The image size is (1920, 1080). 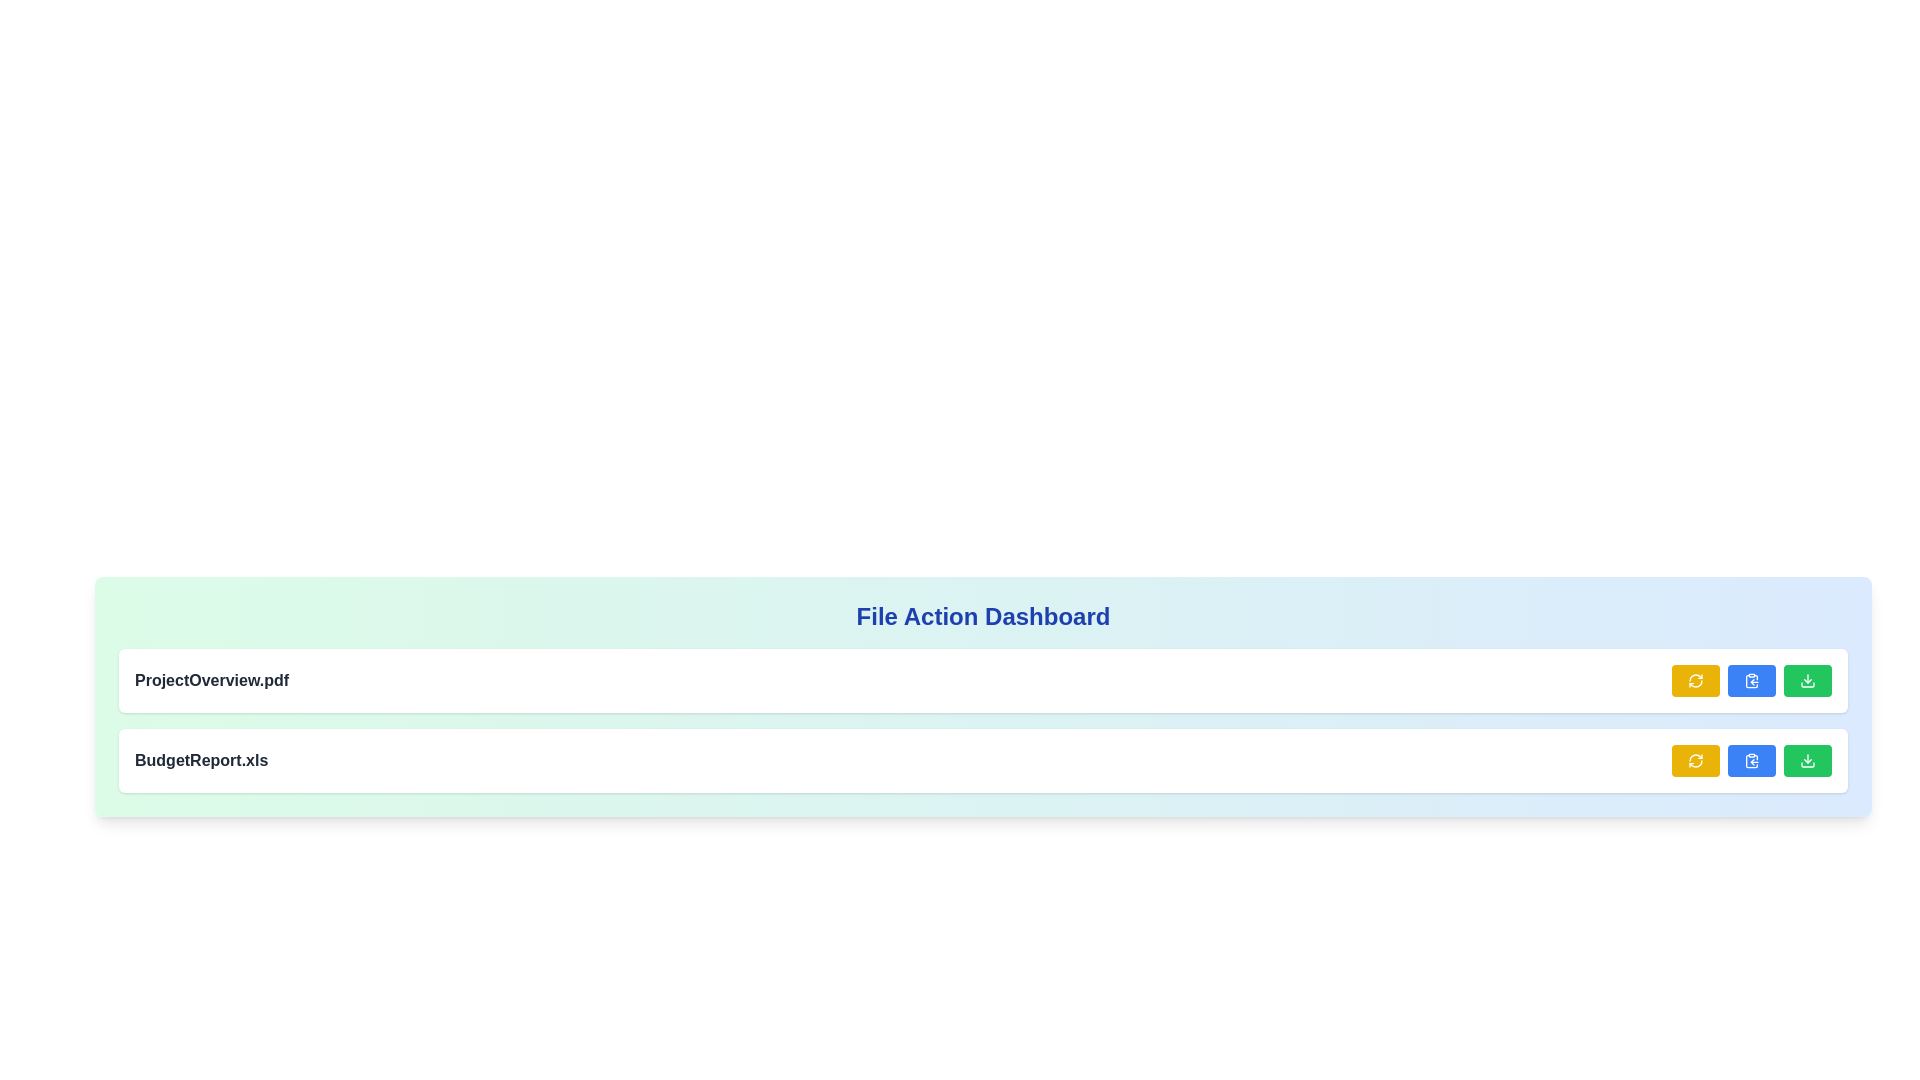 What do you see at coordinates (1751, 680) in the screenshot?
I see `the blue button with a clipboard icon` at bounding box center [1751, 680].